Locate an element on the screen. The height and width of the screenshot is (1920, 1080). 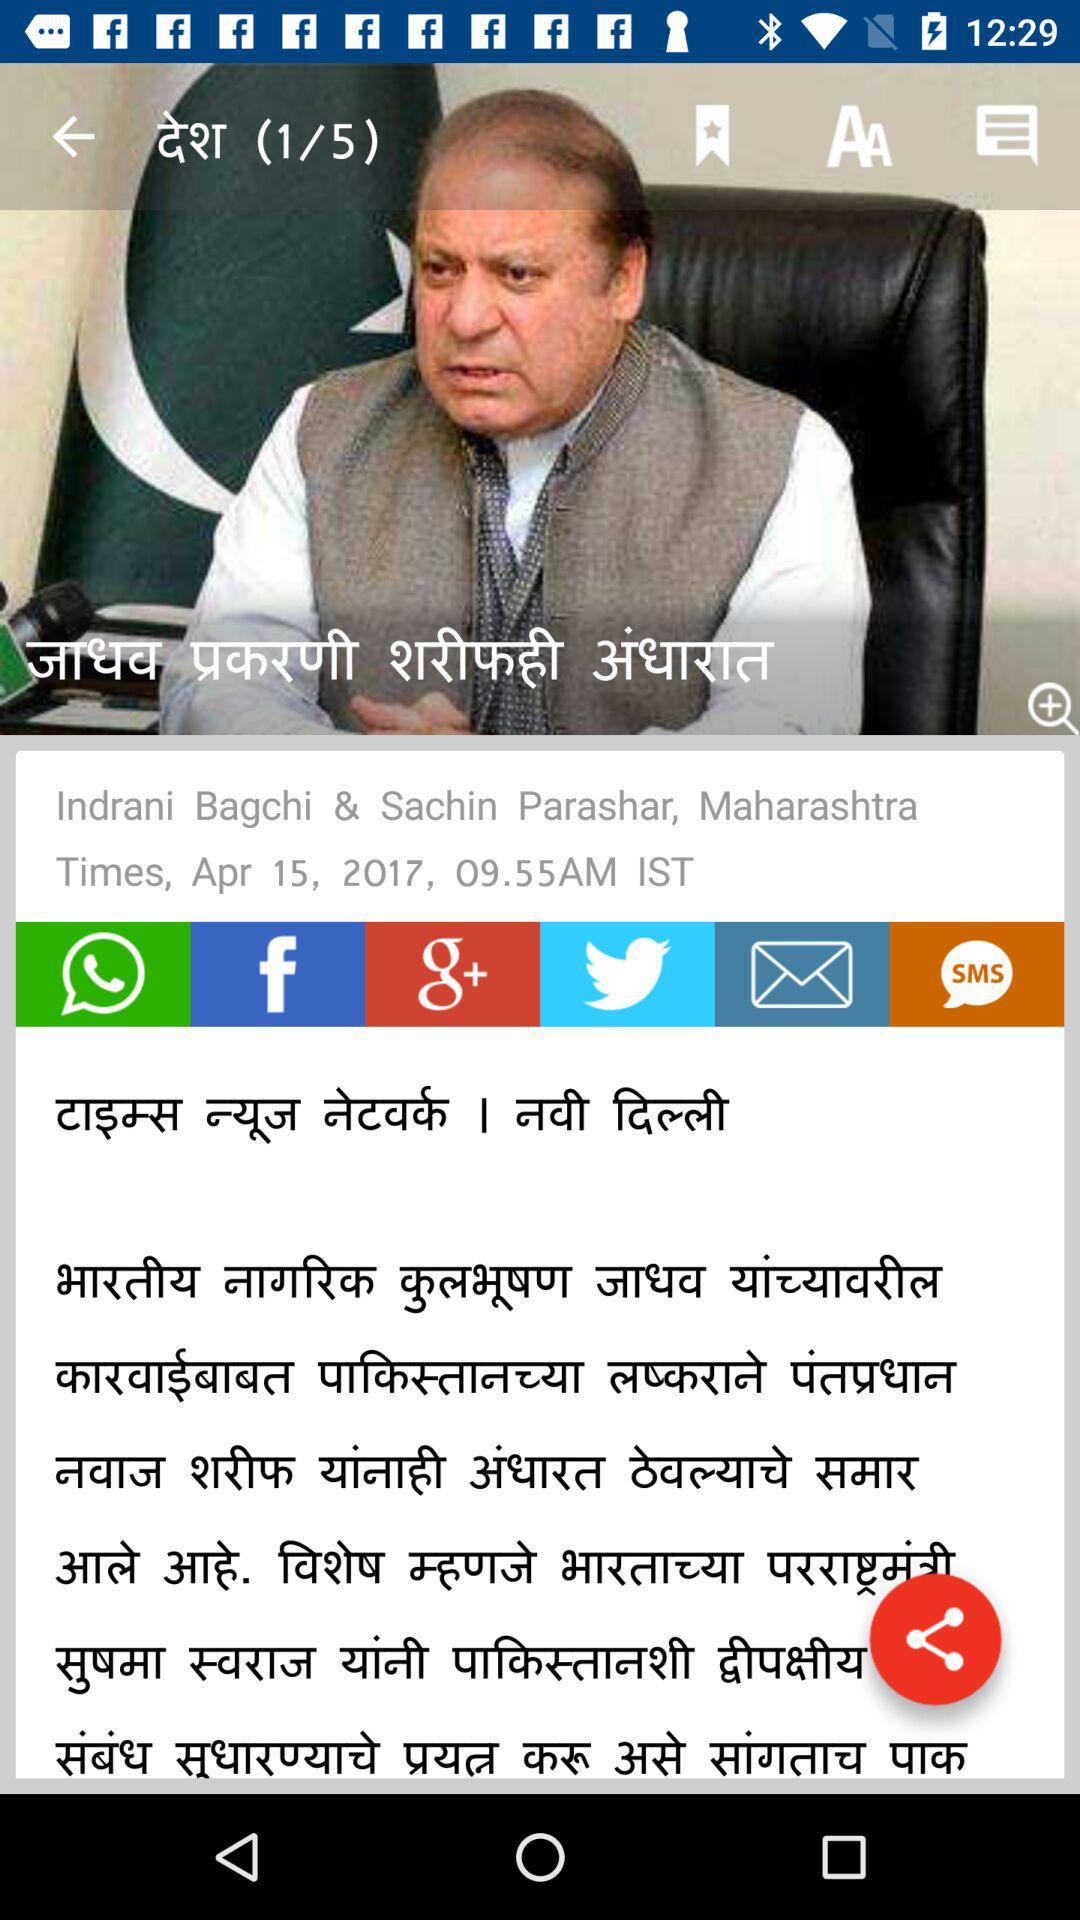
the icon below indrani bagchi sachin is located at coordinates (103, 974).